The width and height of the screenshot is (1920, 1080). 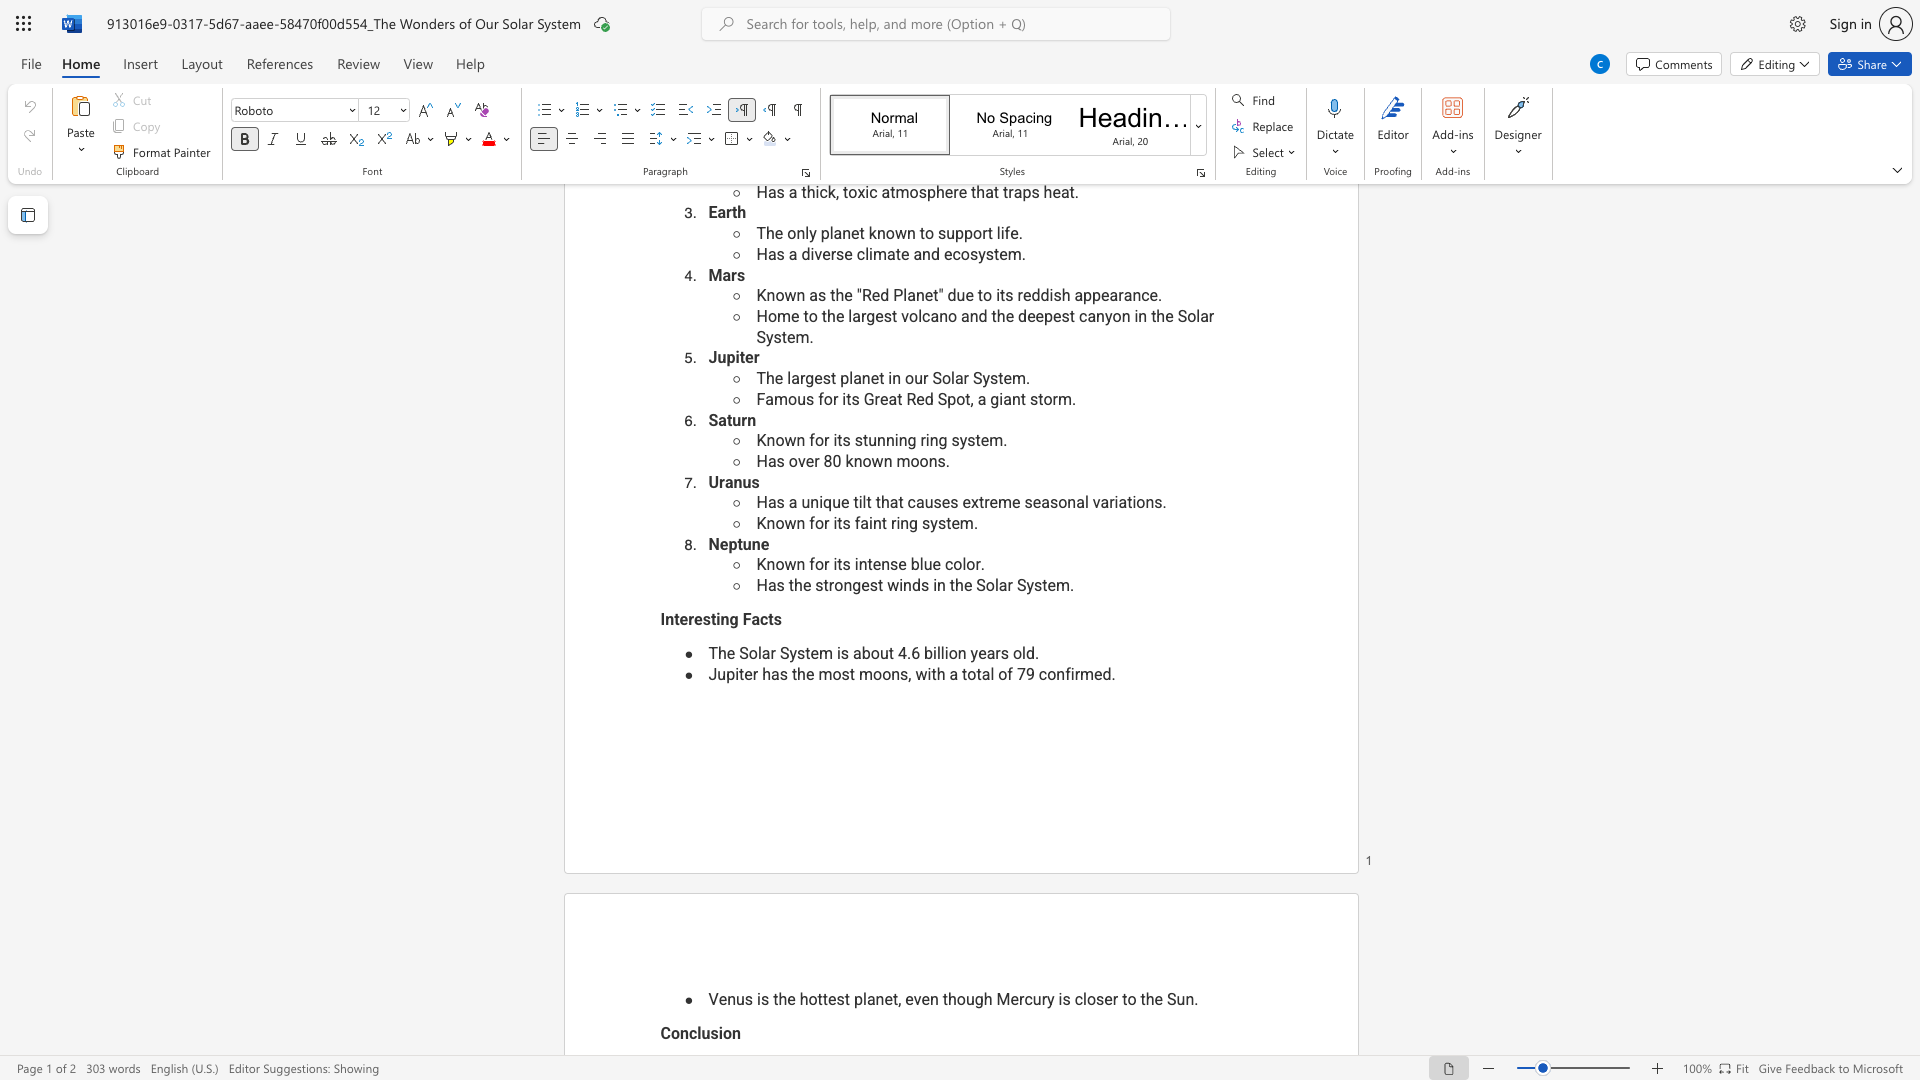 What do you see at coordinates (725, 653) in the screenshot?
I see `the subset text "e Solar System" within the text "The Solar System is about 4.6 billion years old."` at bounding box center [725, 653].